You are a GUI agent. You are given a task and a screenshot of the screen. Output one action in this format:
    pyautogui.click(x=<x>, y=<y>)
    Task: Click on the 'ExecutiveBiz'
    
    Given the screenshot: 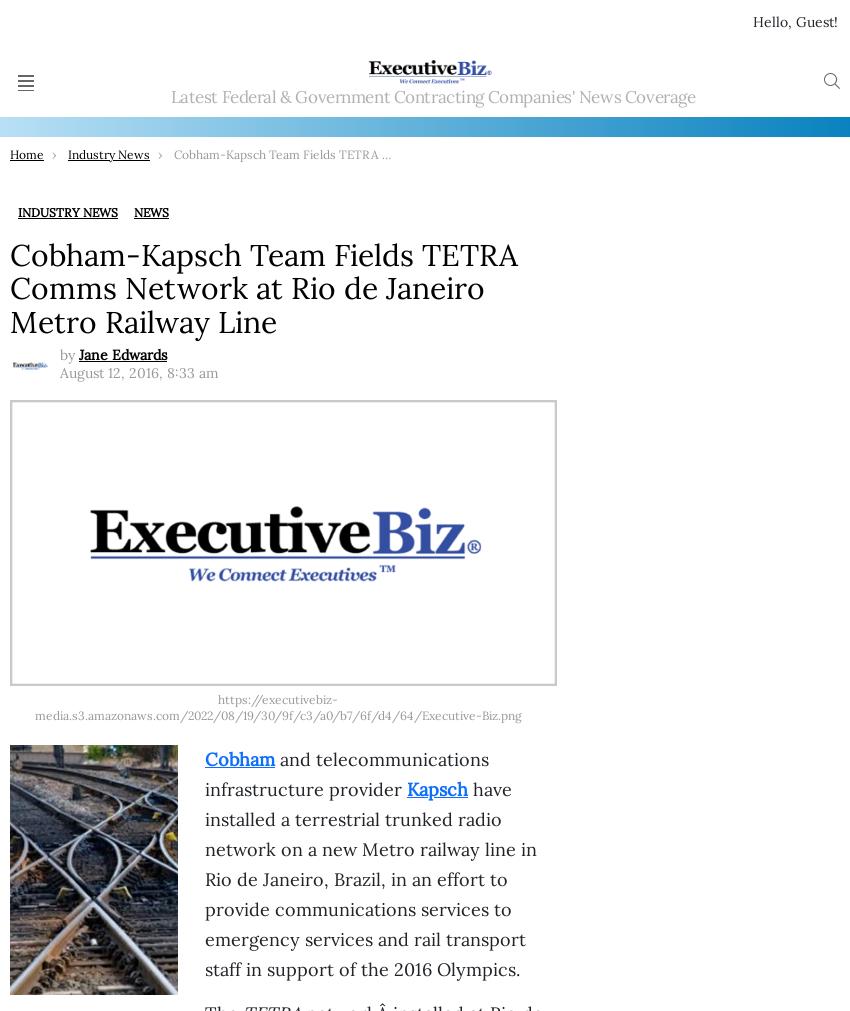 What is the action you would take?
    pyautogui.click(x=58, y=784)
    